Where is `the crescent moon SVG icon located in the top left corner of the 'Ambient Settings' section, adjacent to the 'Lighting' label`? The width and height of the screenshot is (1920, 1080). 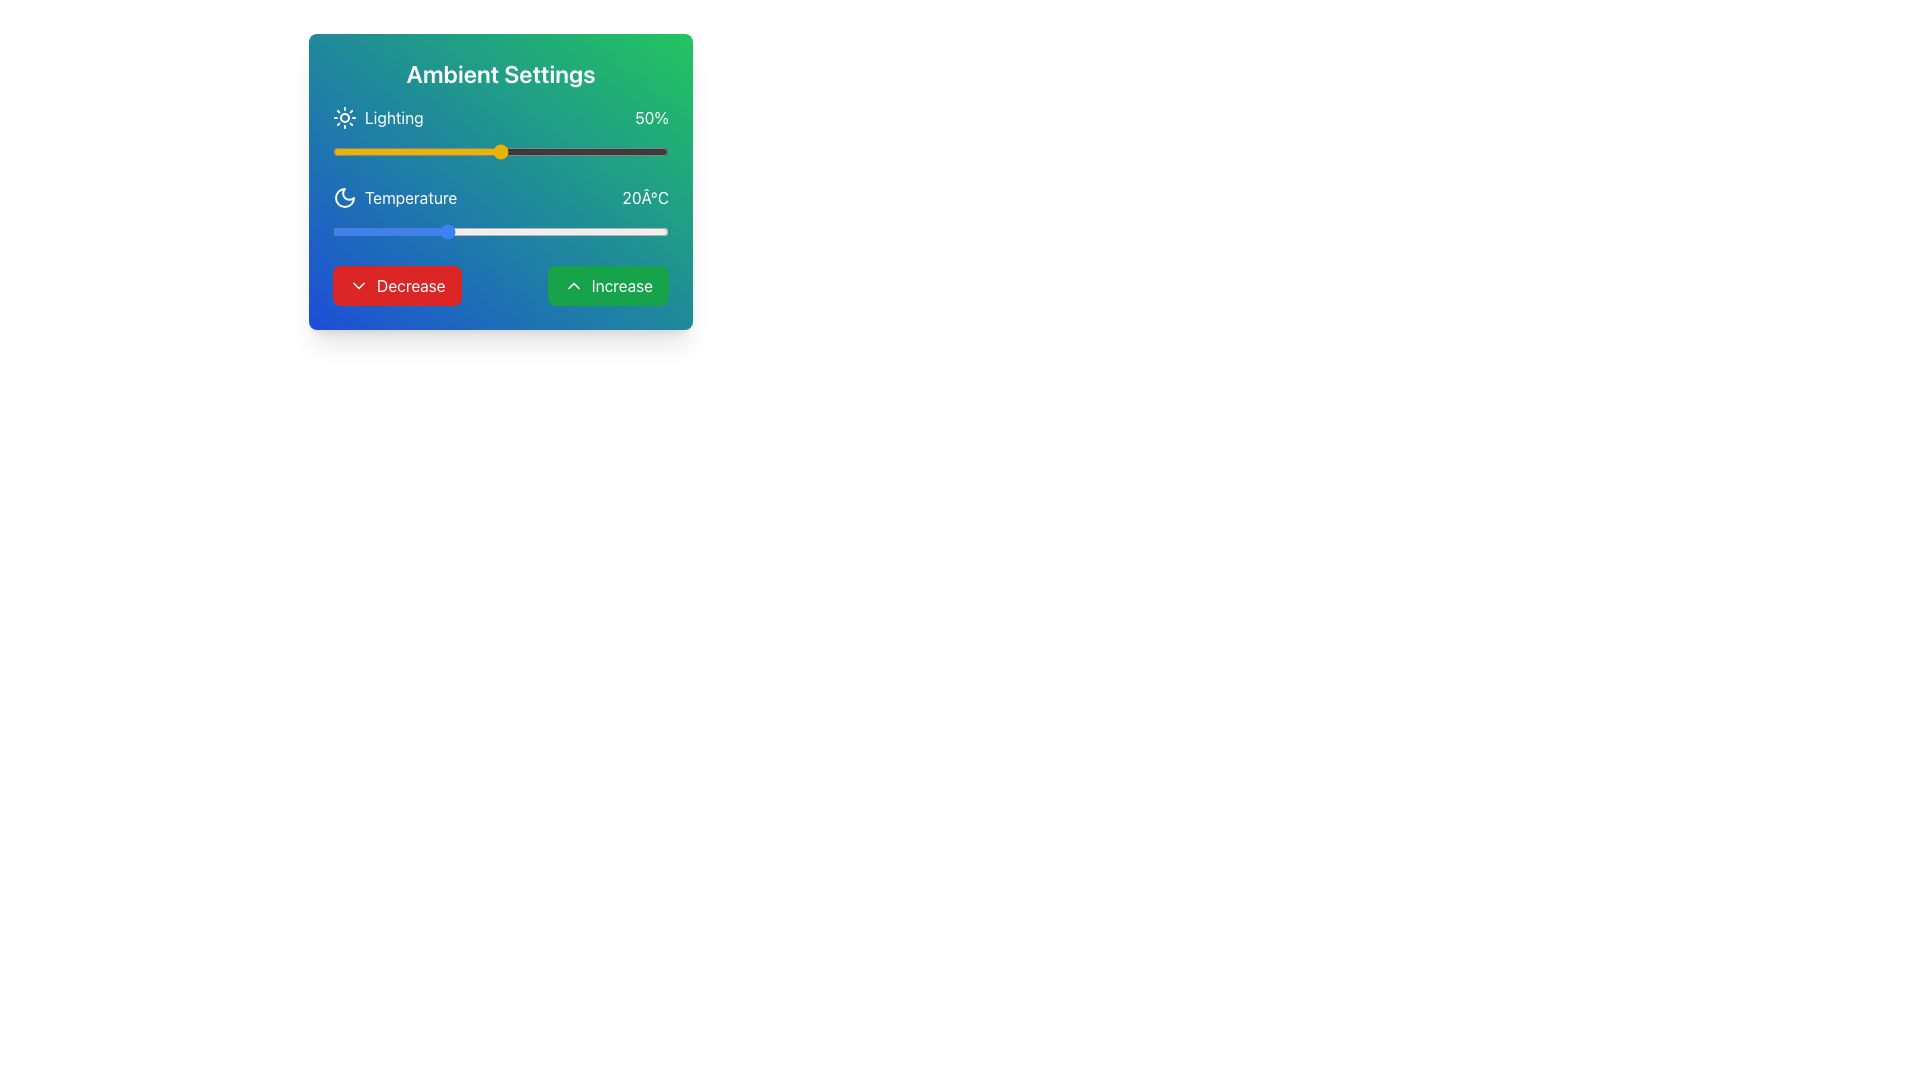 the crescent moon SVG icon located in the top left corner of the 'Ambient Settings' section, adjacent to the 'Lighting' label is located at coordinates (345, 197).